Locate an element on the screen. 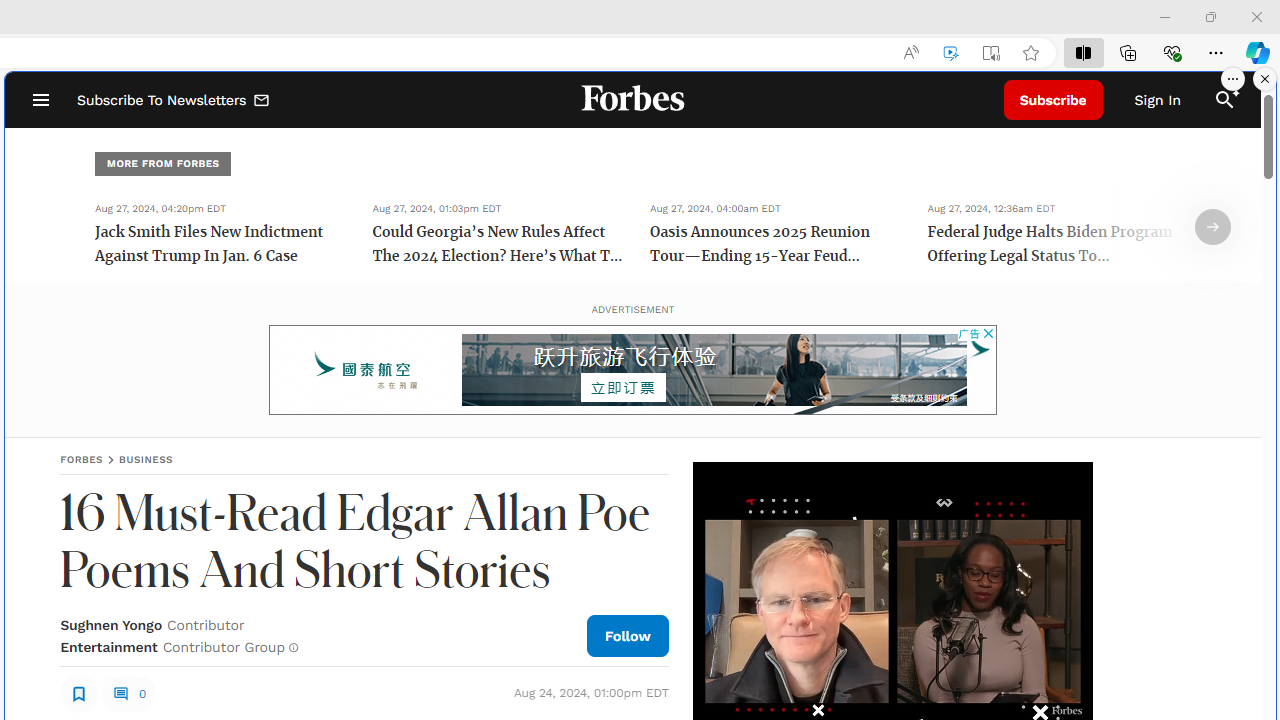 Image resolution: width=1280 pixels, height=720 pixels. 'Entertainment' is located at coordinates (107, 646).